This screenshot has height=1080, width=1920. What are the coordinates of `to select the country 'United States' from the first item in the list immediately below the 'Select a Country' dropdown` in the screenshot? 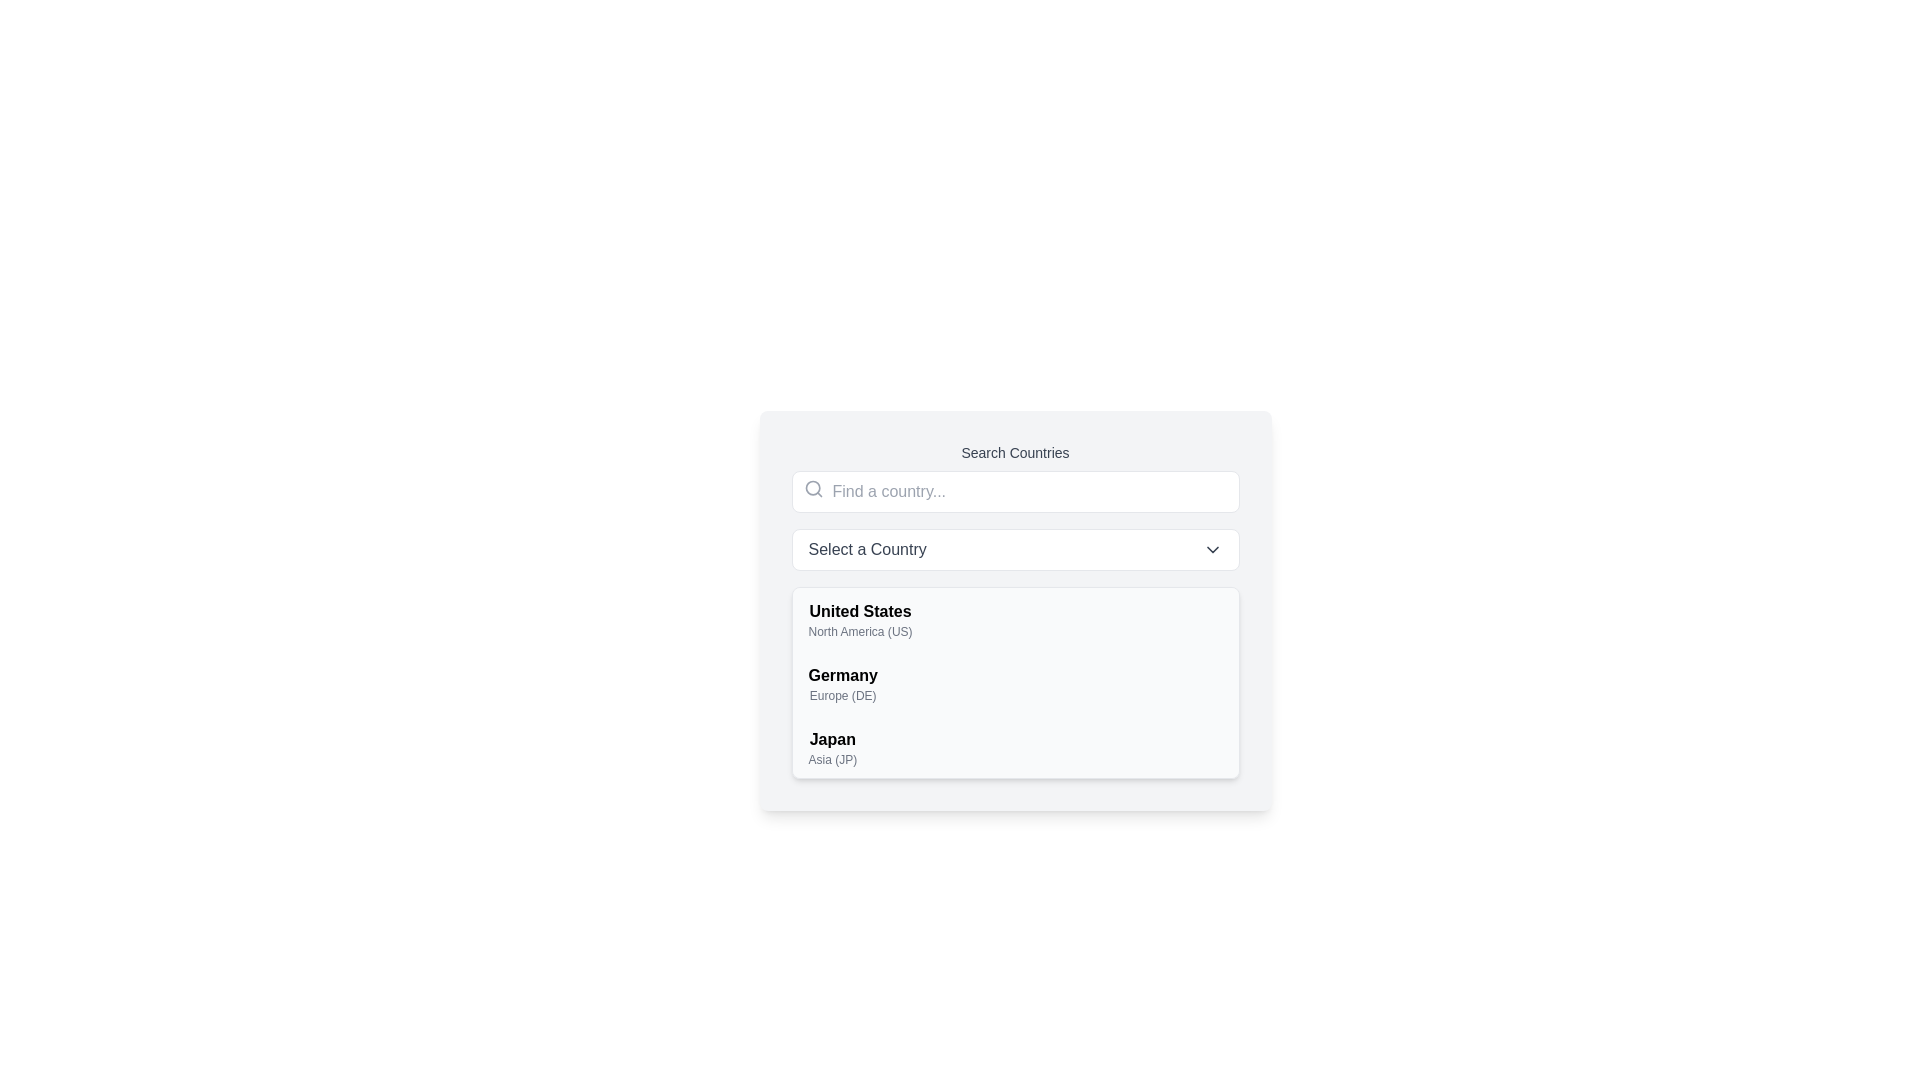 It's located at (860, 619).